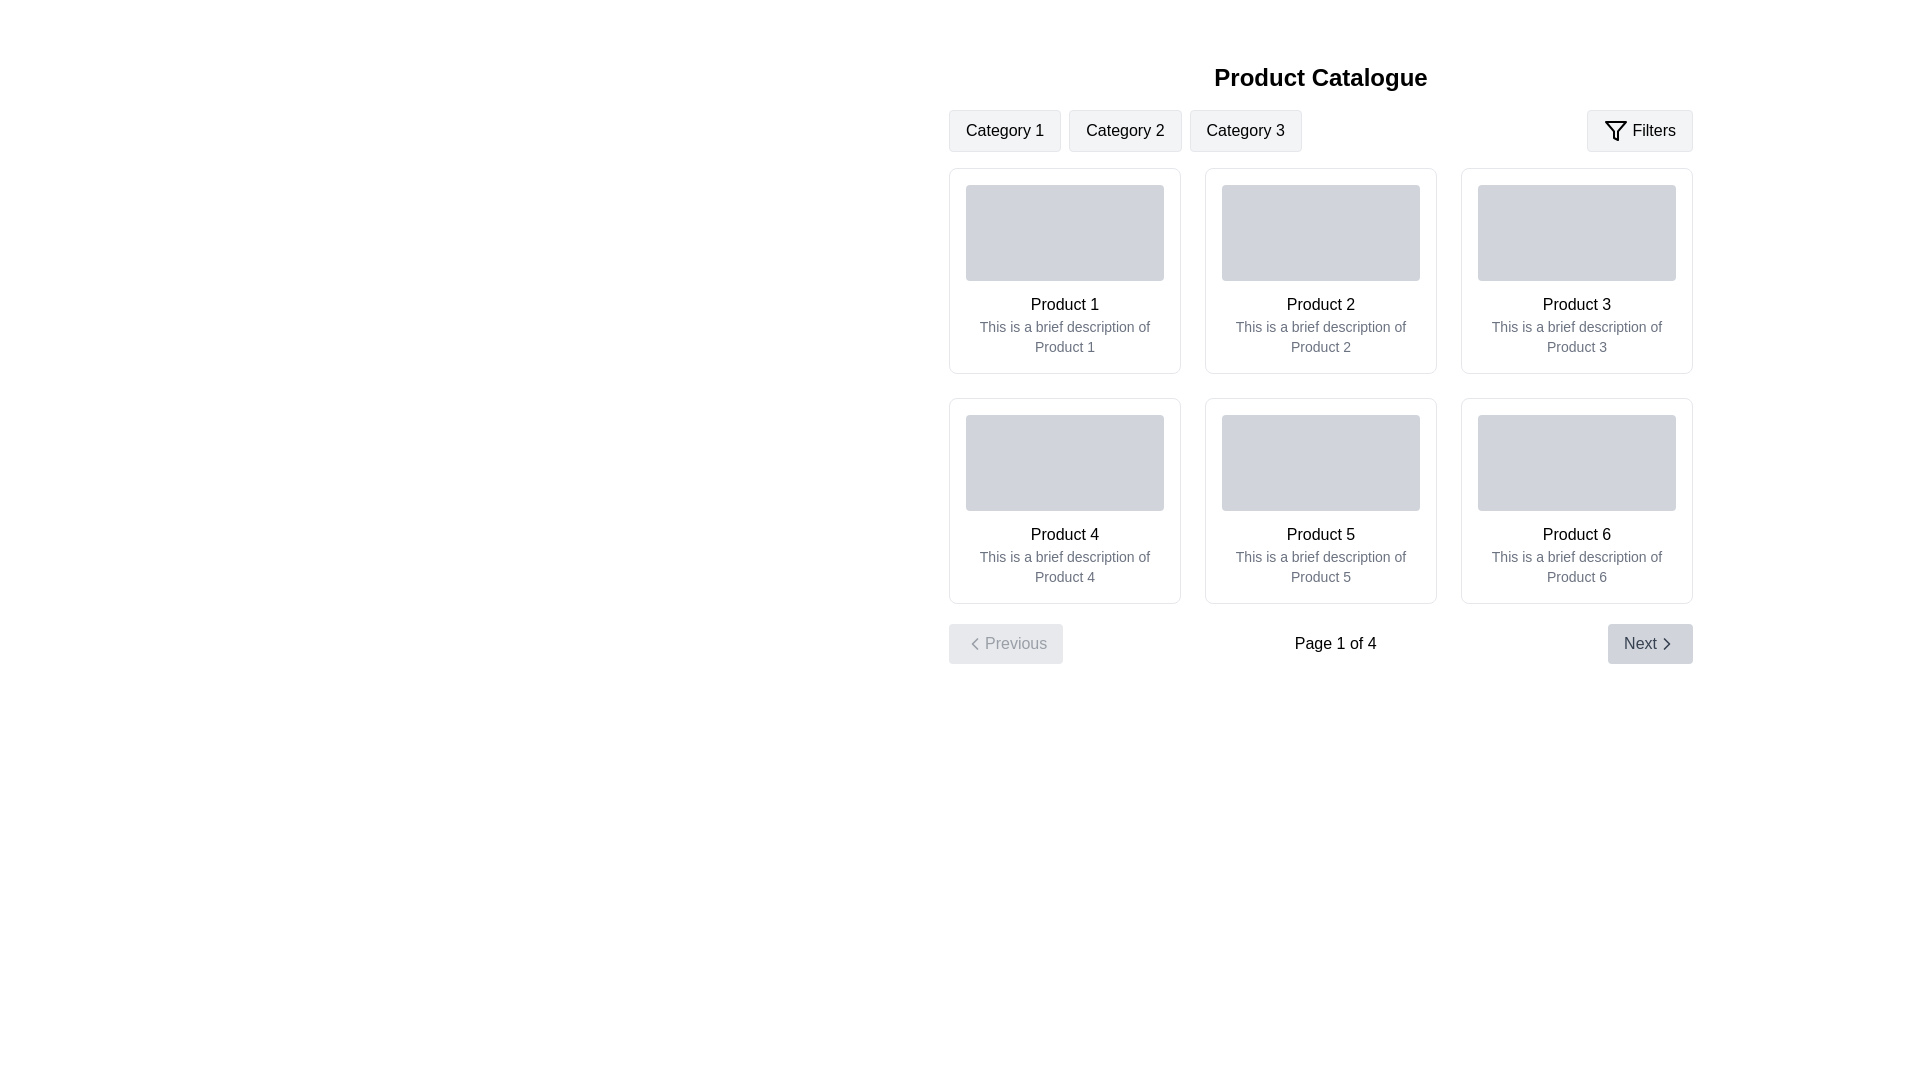 Image resolution: width=1920 pixels, height=1080 pixels. What do you see at coordinates (1666, 644) in the screenshot?
I see `the right-facing chevron icon, which is part of the 'Next' button located at the bottom right corner of the interface` at bounding box center [1666, 644].